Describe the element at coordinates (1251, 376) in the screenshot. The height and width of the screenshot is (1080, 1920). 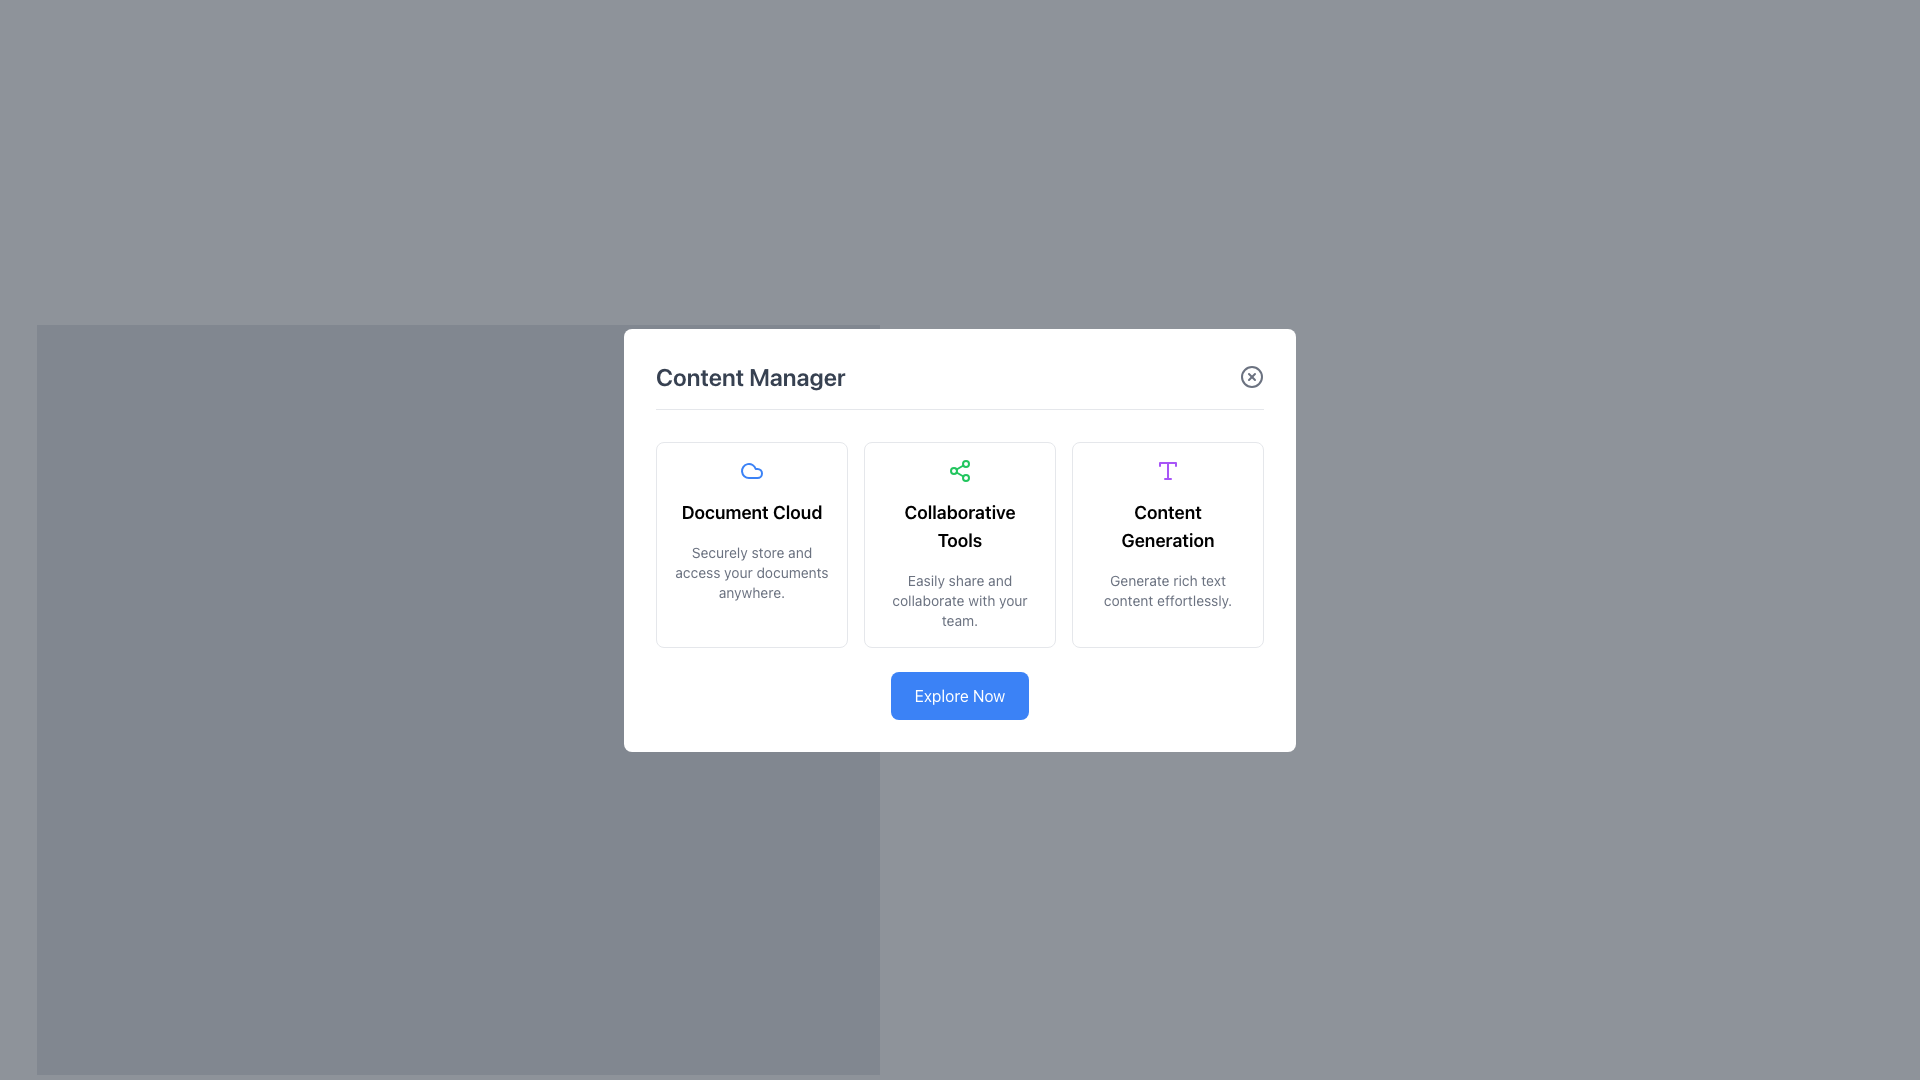
I see `the close button located in the top-right corner of the 'Content Manager' interface to change its color` at that location.